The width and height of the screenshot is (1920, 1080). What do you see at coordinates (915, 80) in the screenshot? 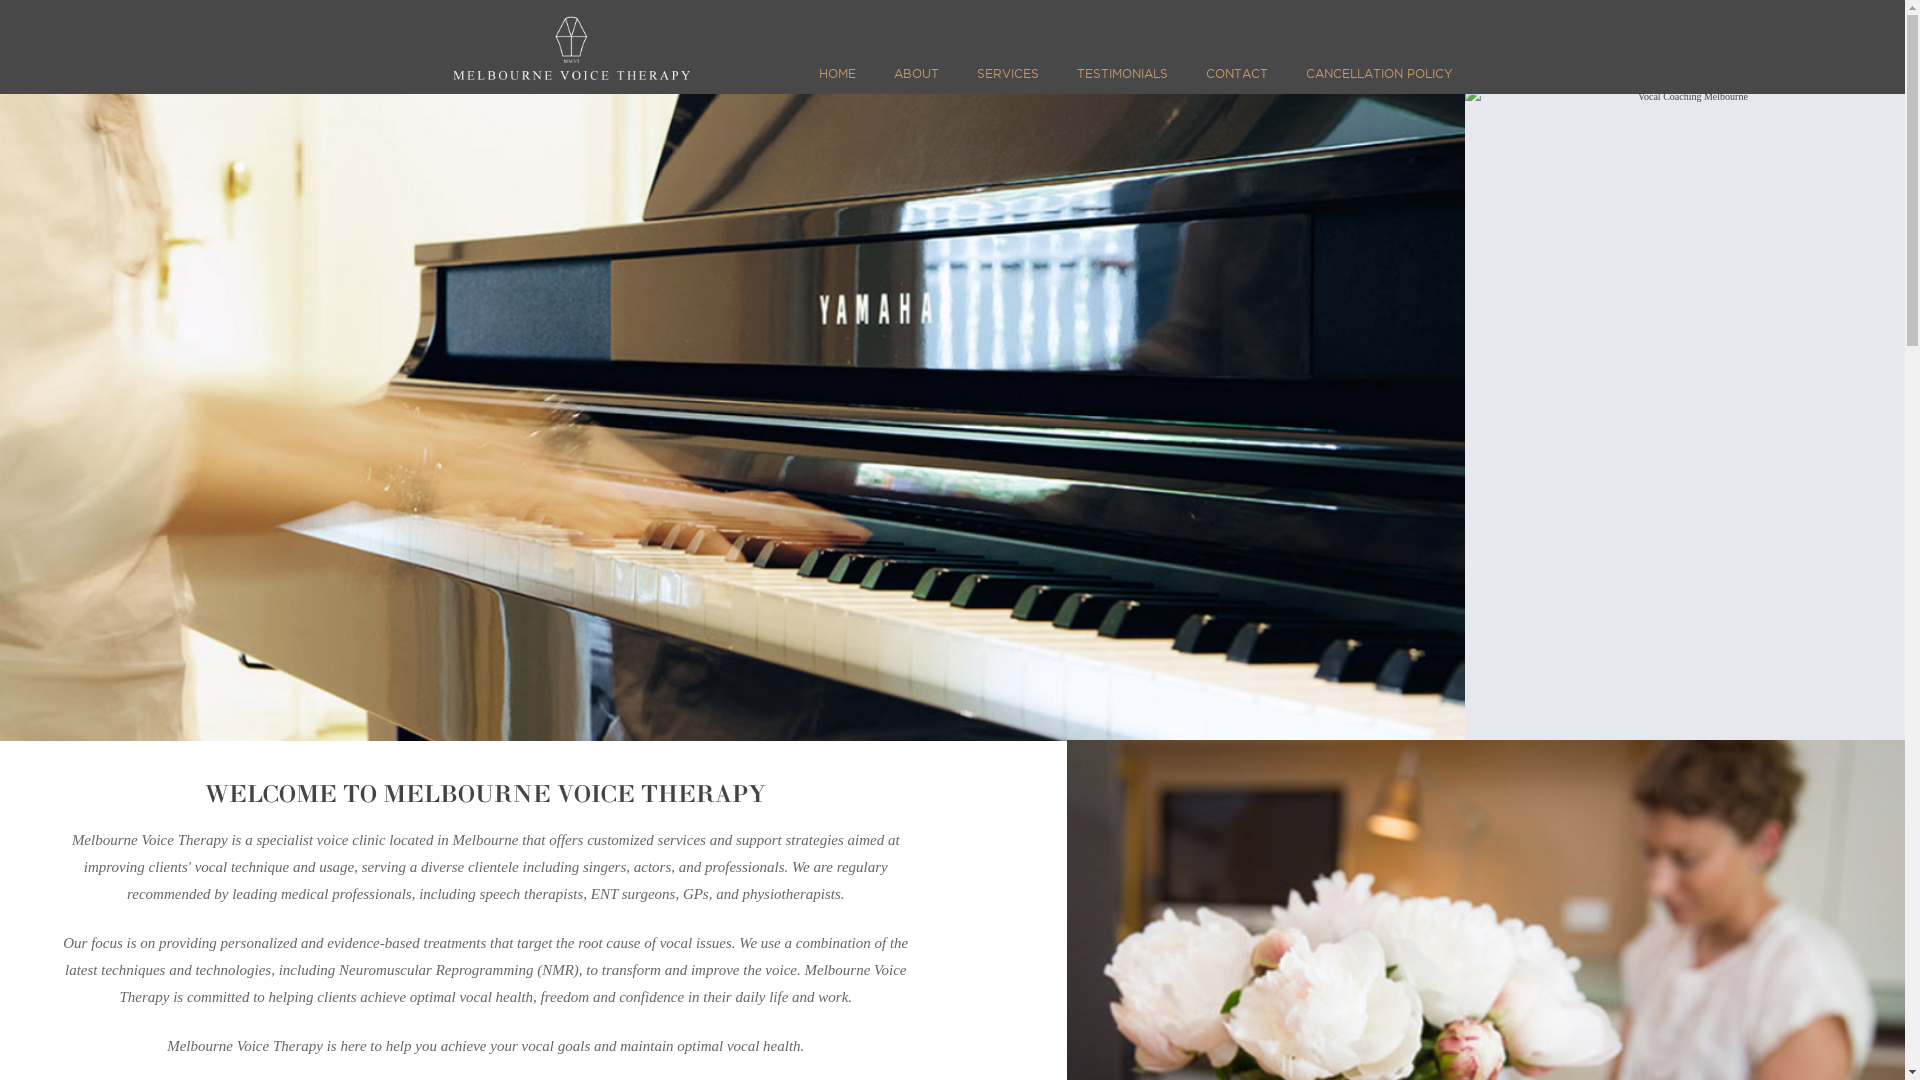
I see `'ABOUT'` at bounding box center [915, 80].